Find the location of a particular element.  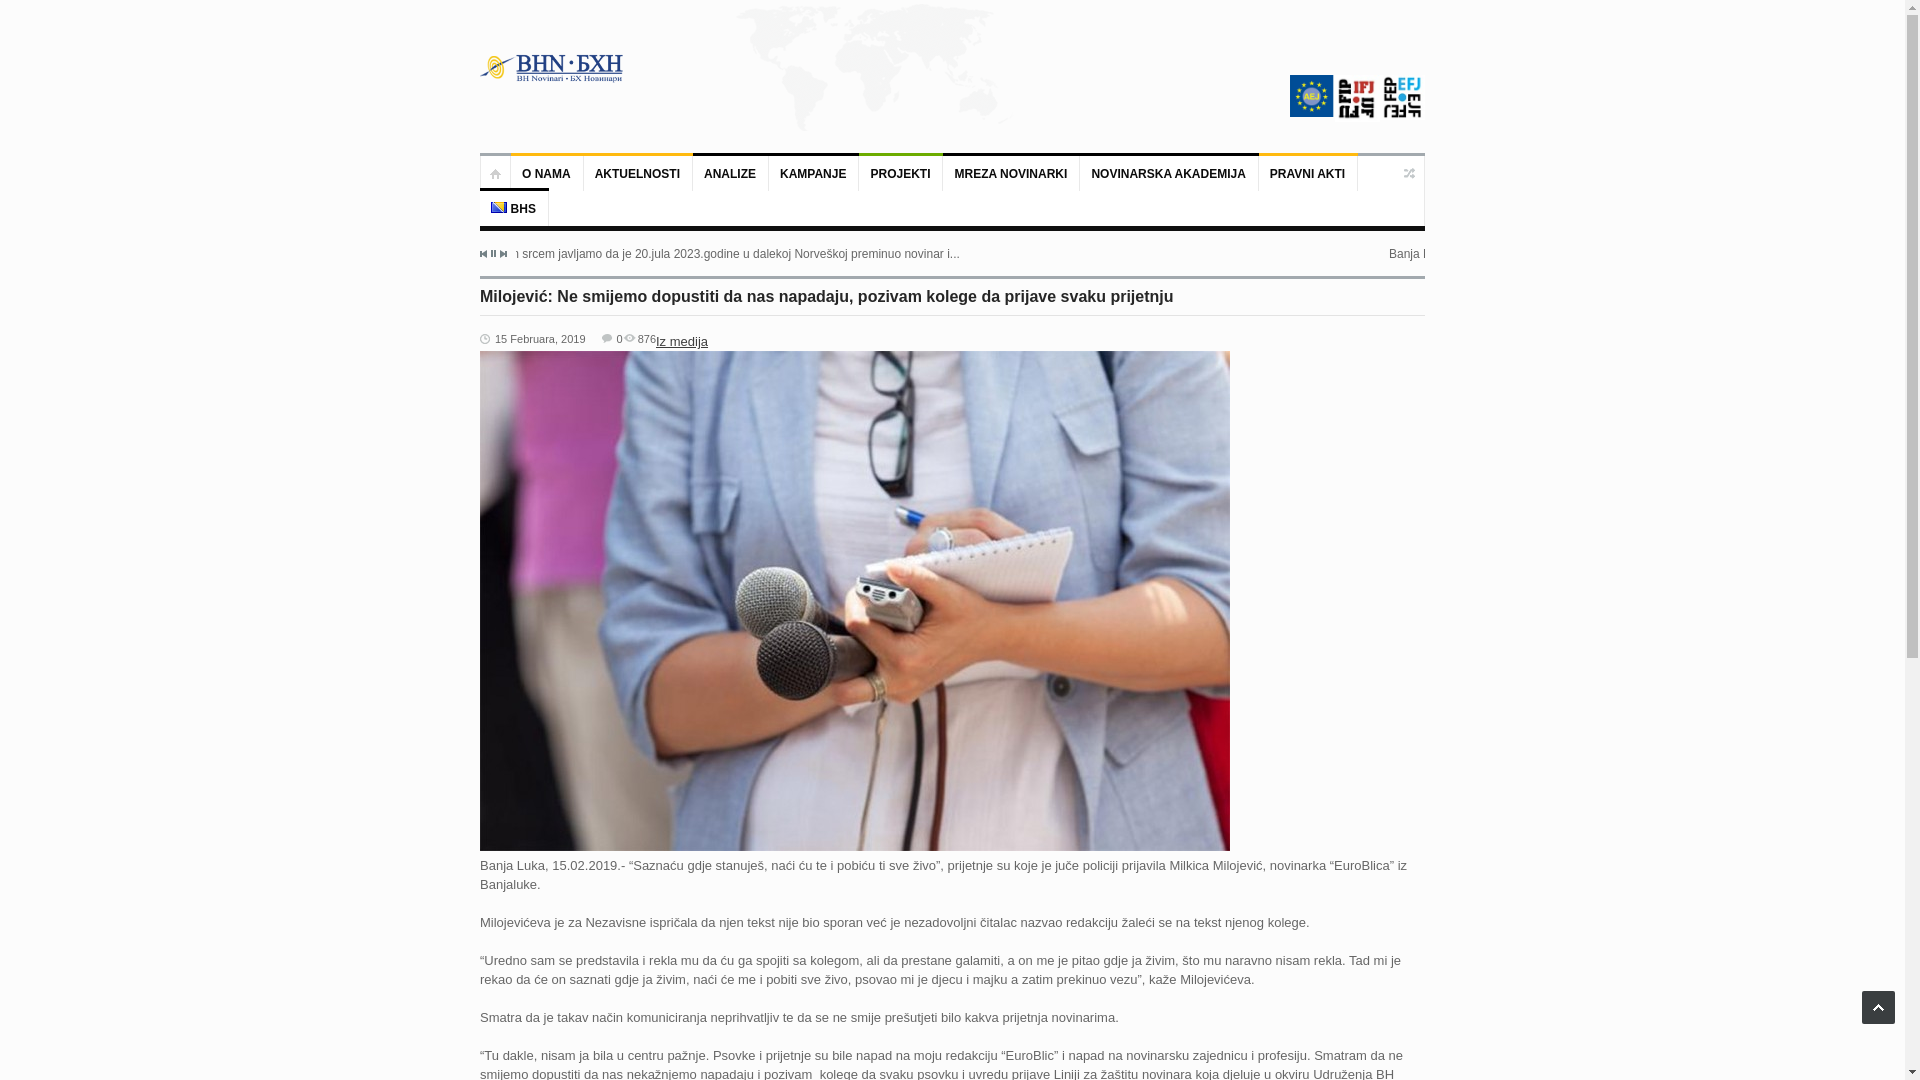

'AKTUELNOSTI' is located at coordinates (637, 172).